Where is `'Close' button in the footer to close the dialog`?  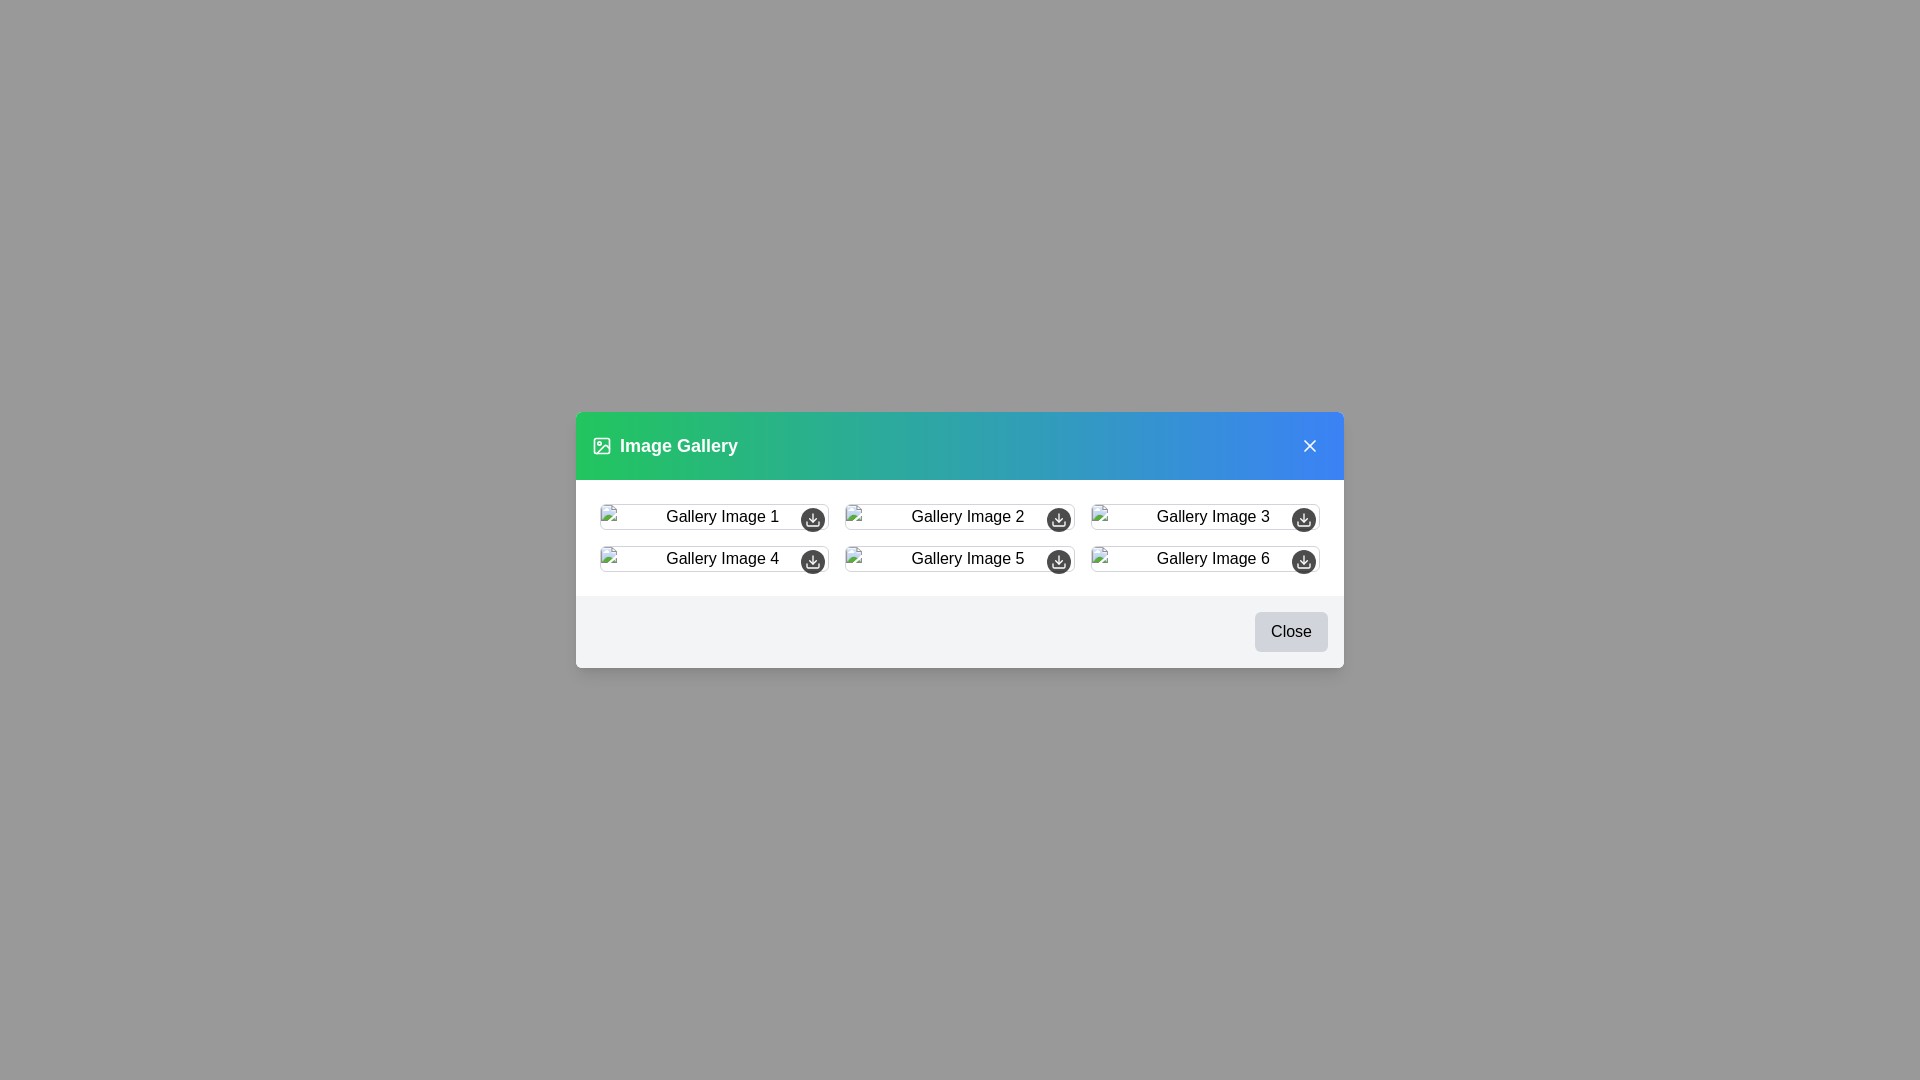 'Close' button in the footer to close the dialog is located at coordinates (1291, 632).